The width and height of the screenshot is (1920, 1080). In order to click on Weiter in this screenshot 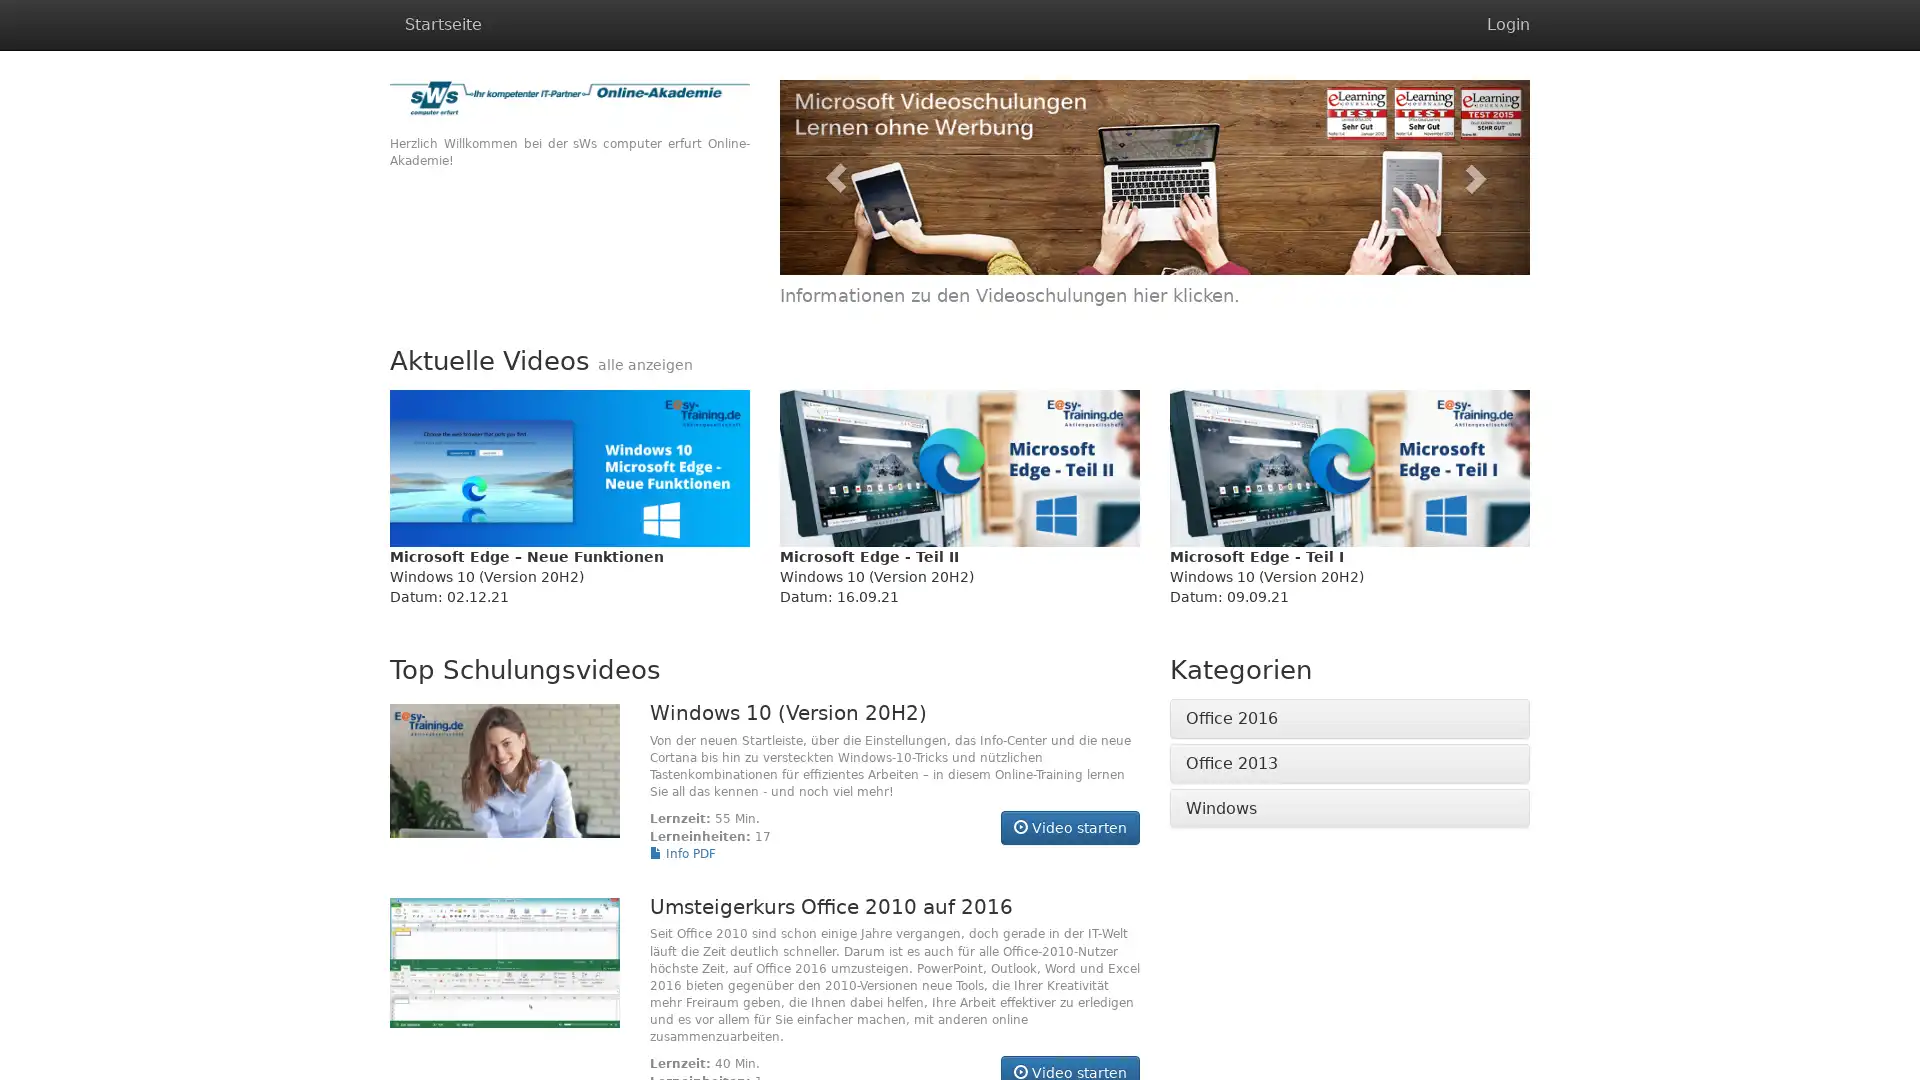, I will do `click(1473, 176)`.